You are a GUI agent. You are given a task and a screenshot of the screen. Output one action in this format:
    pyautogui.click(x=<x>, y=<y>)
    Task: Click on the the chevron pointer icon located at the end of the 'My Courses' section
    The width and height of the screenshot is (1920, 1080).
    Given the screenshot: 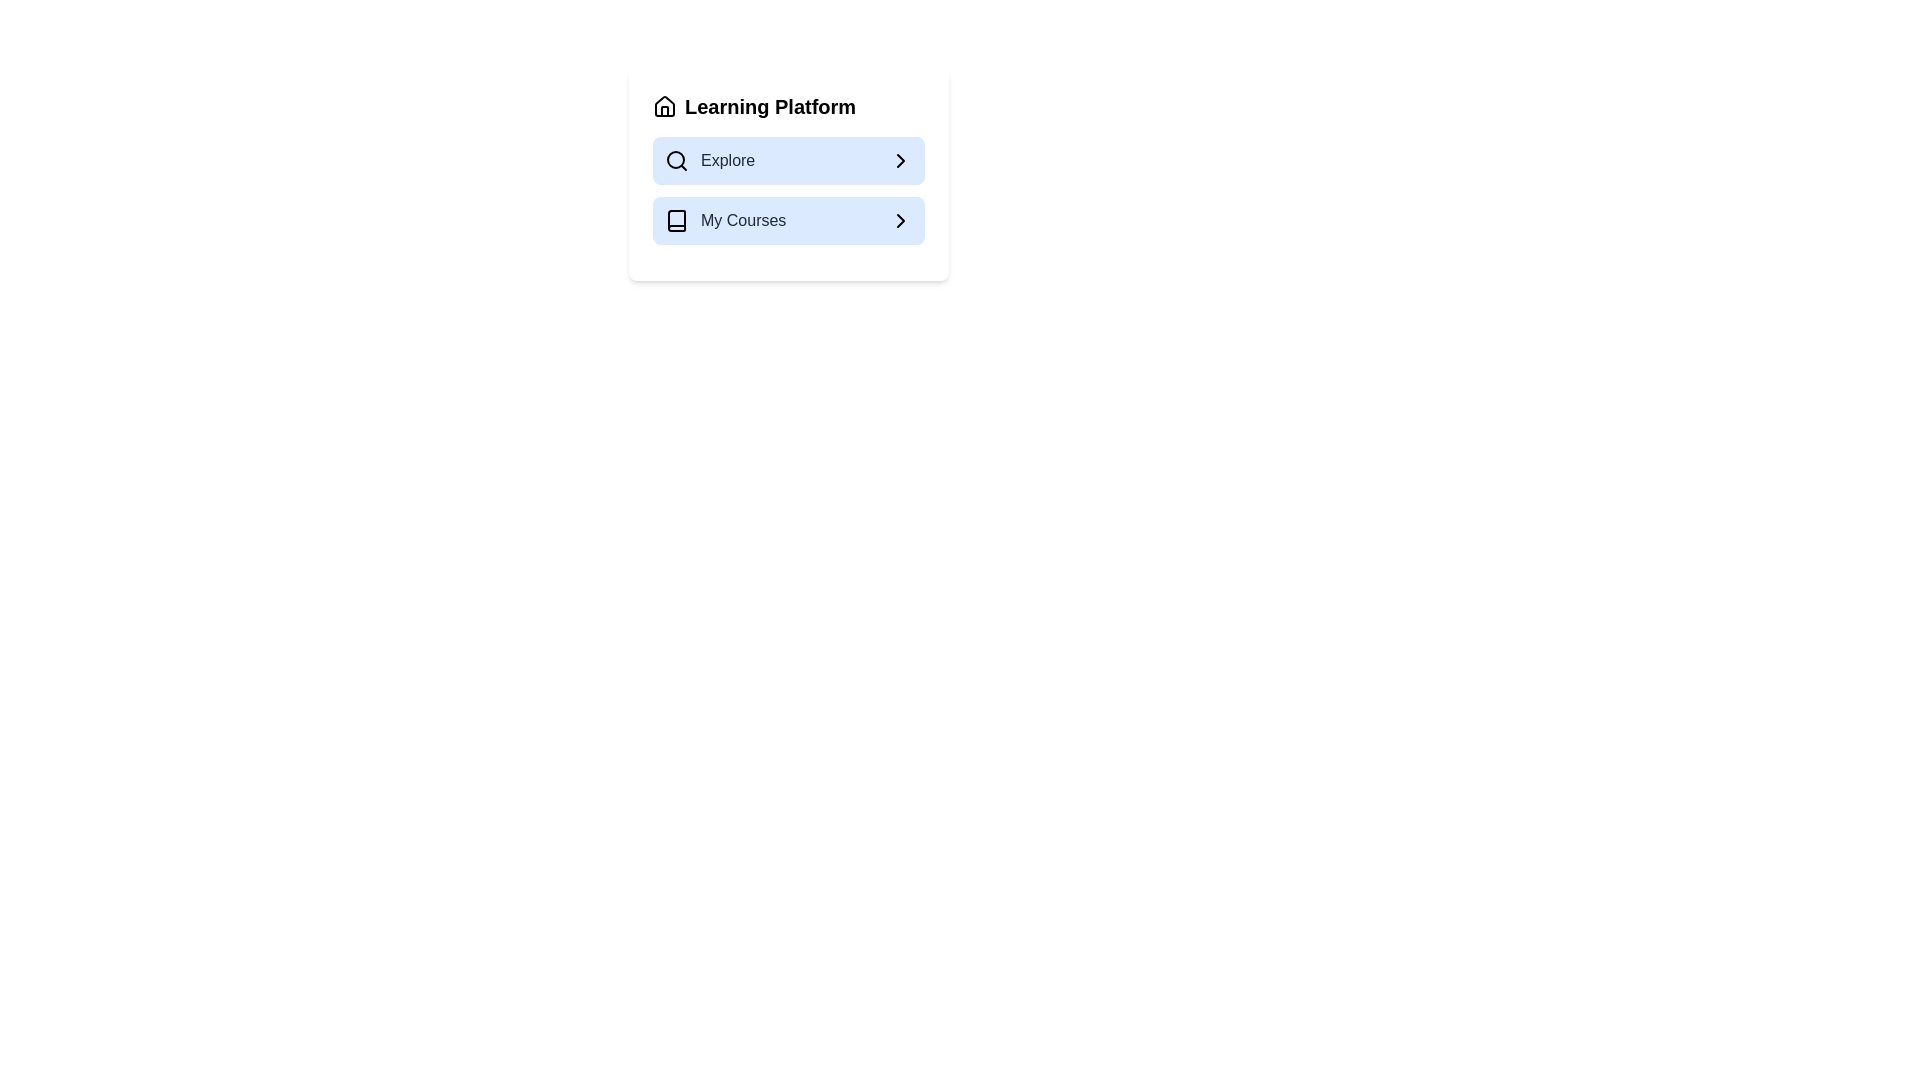 What is the action you would take?
    pyautogui.click(x=900, y=220)
    